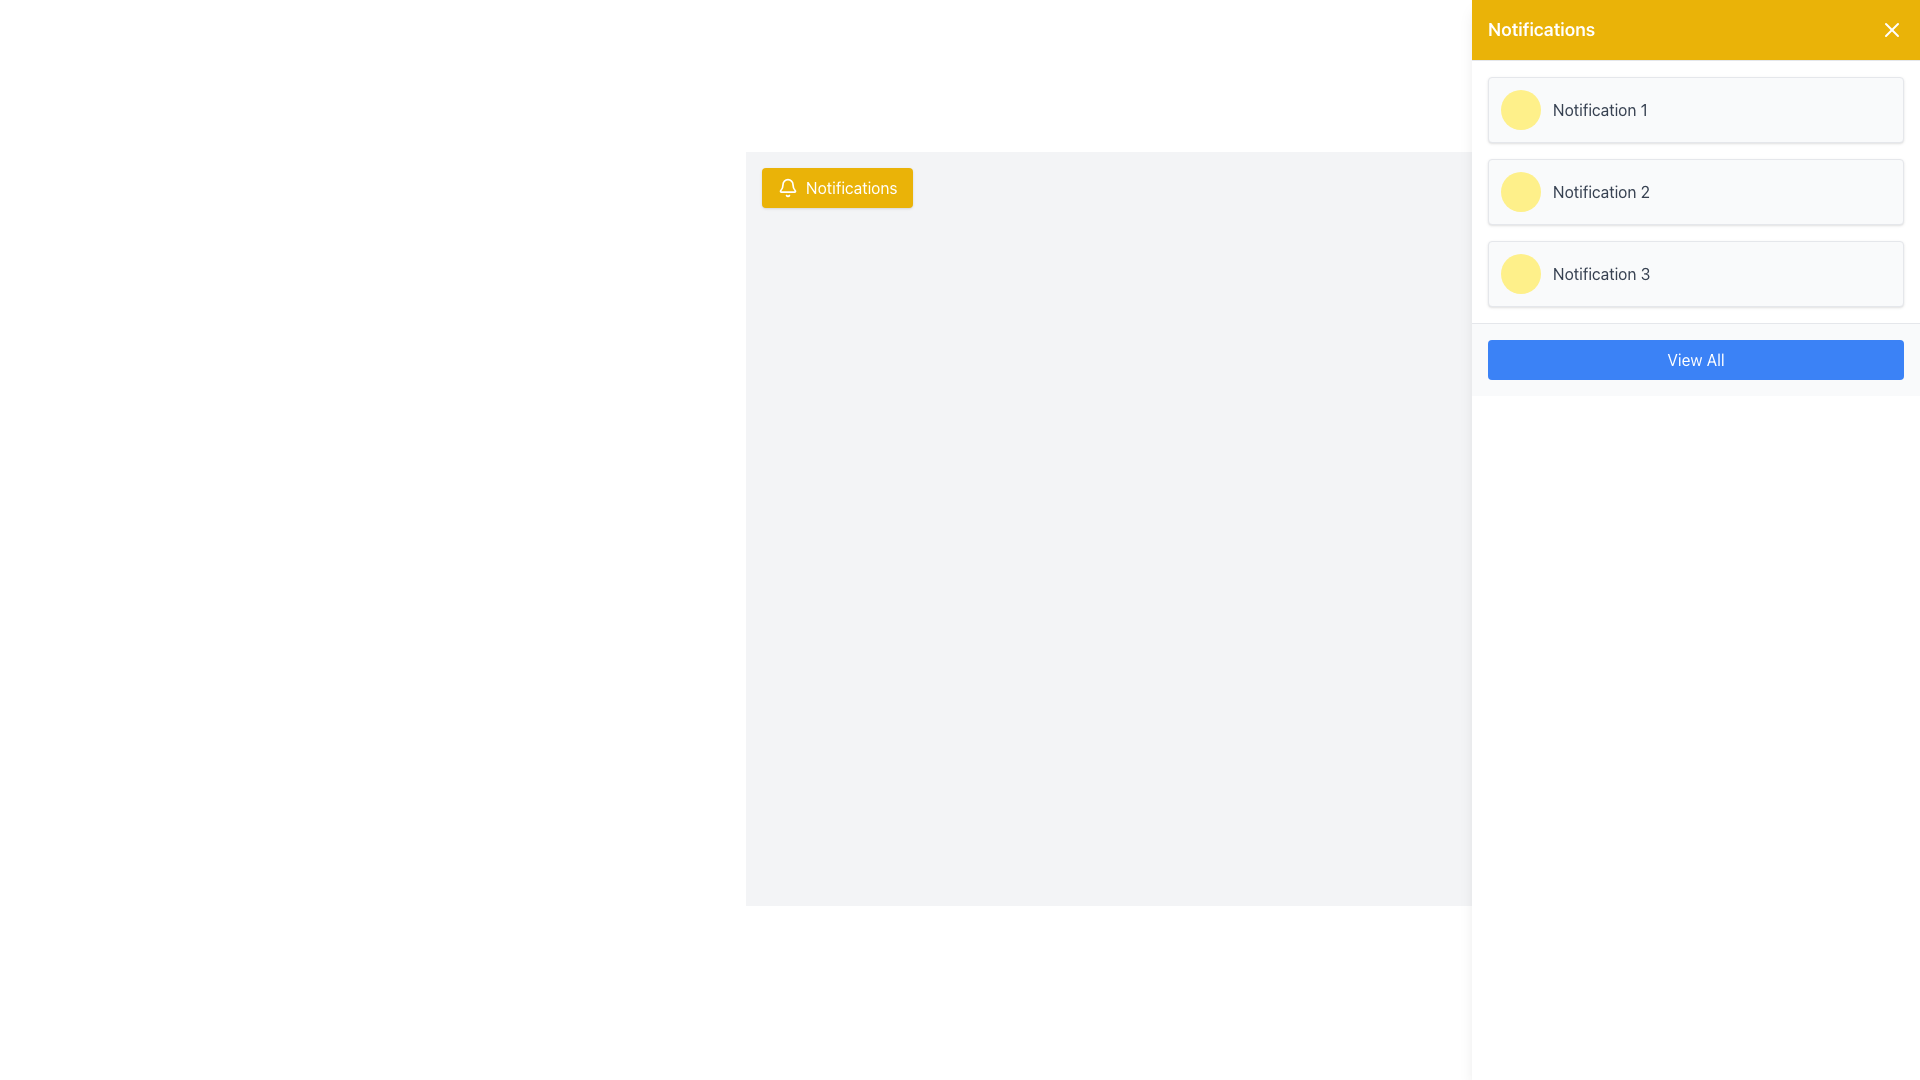 This screenshot has height=1080, width=1920. What do you see at coordinates (1601, 192) in the screenshot?
I see `the text label reading 'Notification 2'` at bounding box center [1601, 192].